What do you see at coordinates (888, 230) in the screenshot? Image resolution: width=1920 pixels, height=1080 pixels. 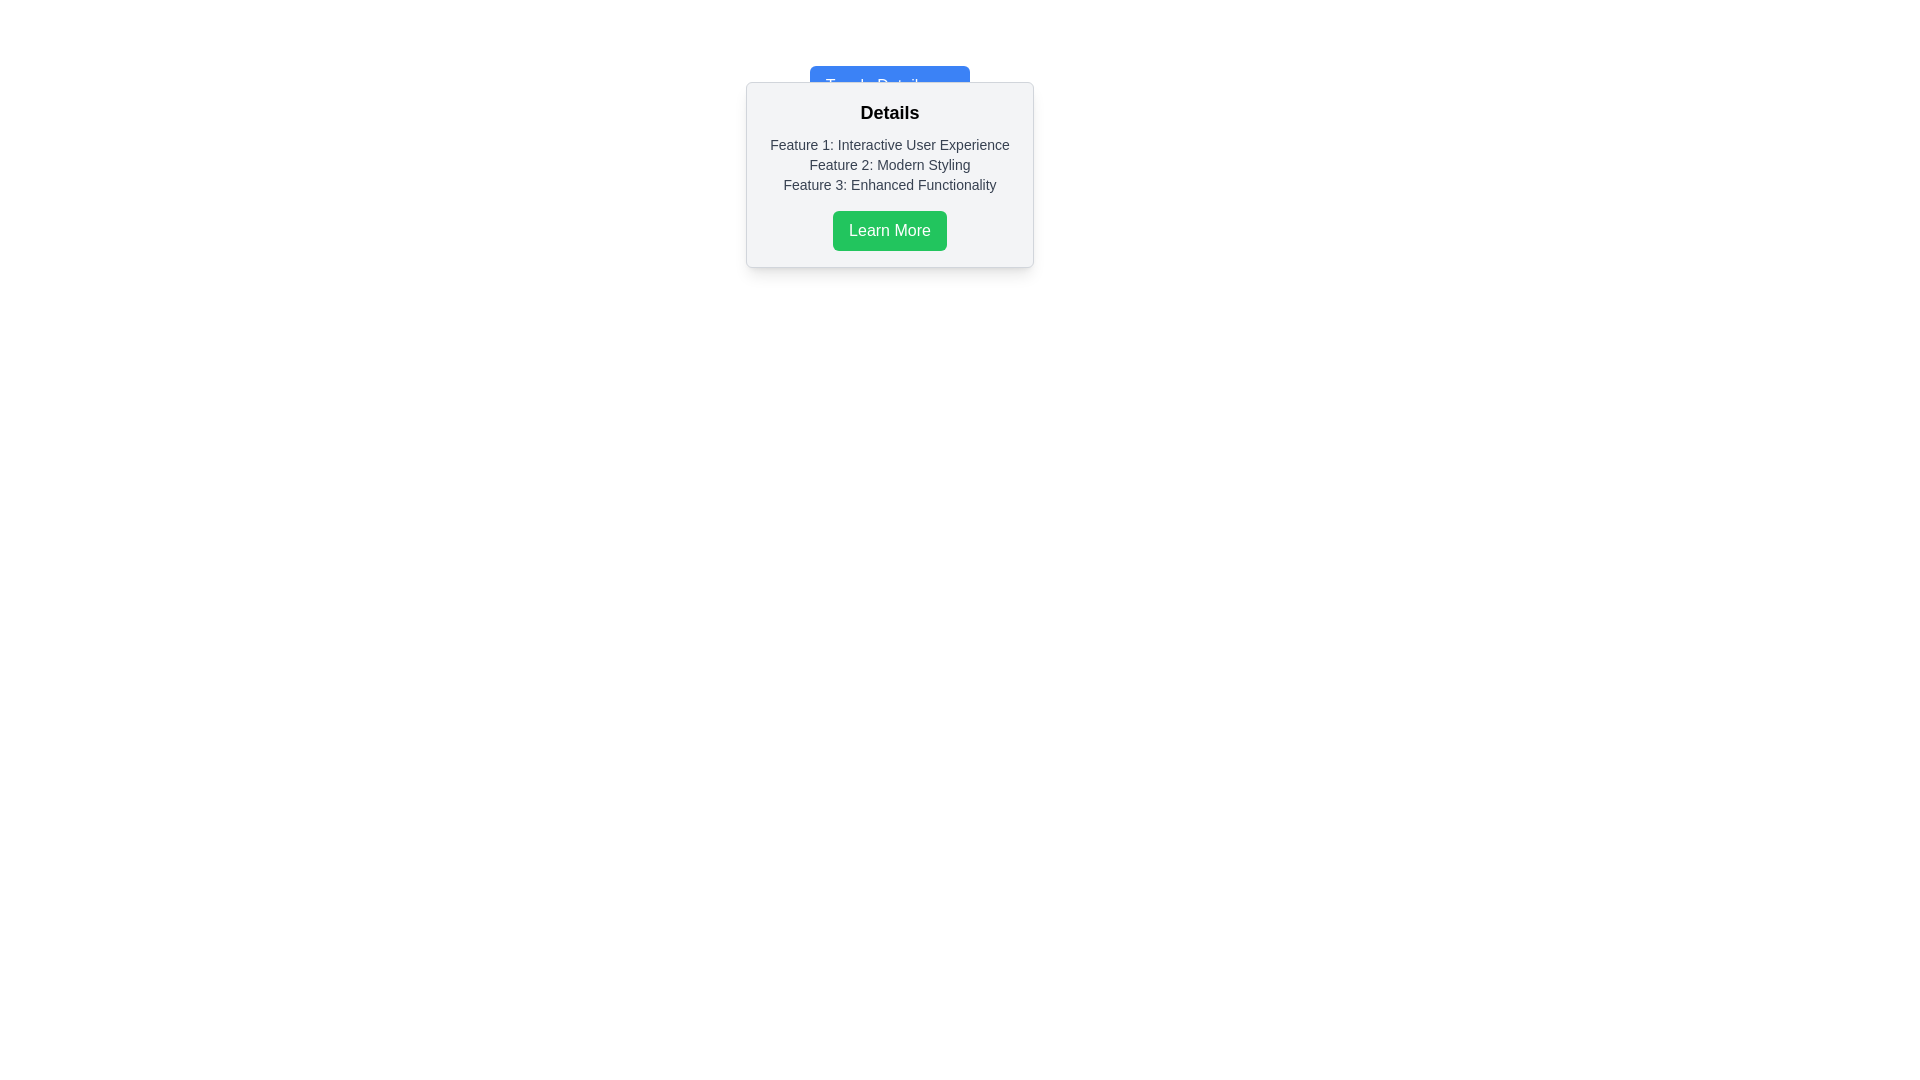 I see `the green 'Learn More' button at the bottom of the informational pane` at bounding box center [888, 230].